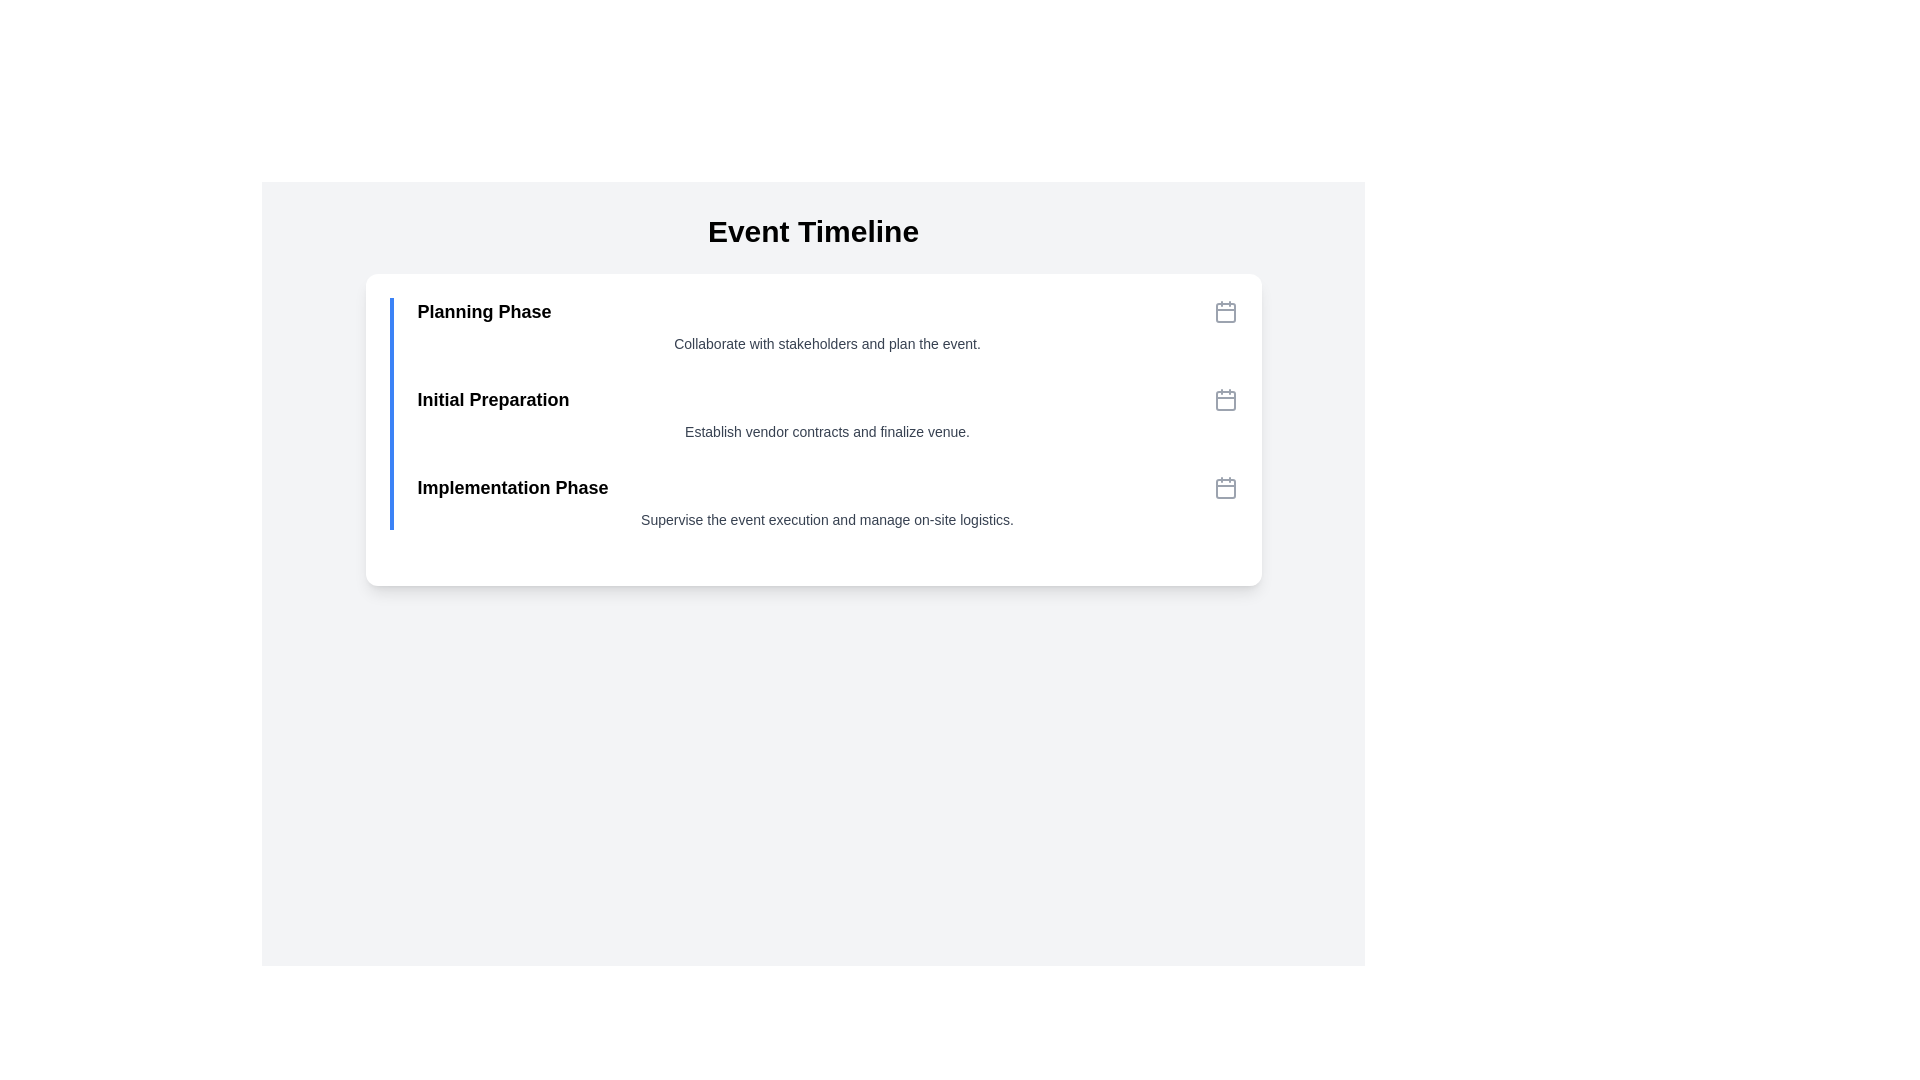 This screenshot has height=1080, width=1920. I want to click on the topmost calendar icon in the Event Timeline section, which represents the 'Planning Phase', so click(1224, 312).